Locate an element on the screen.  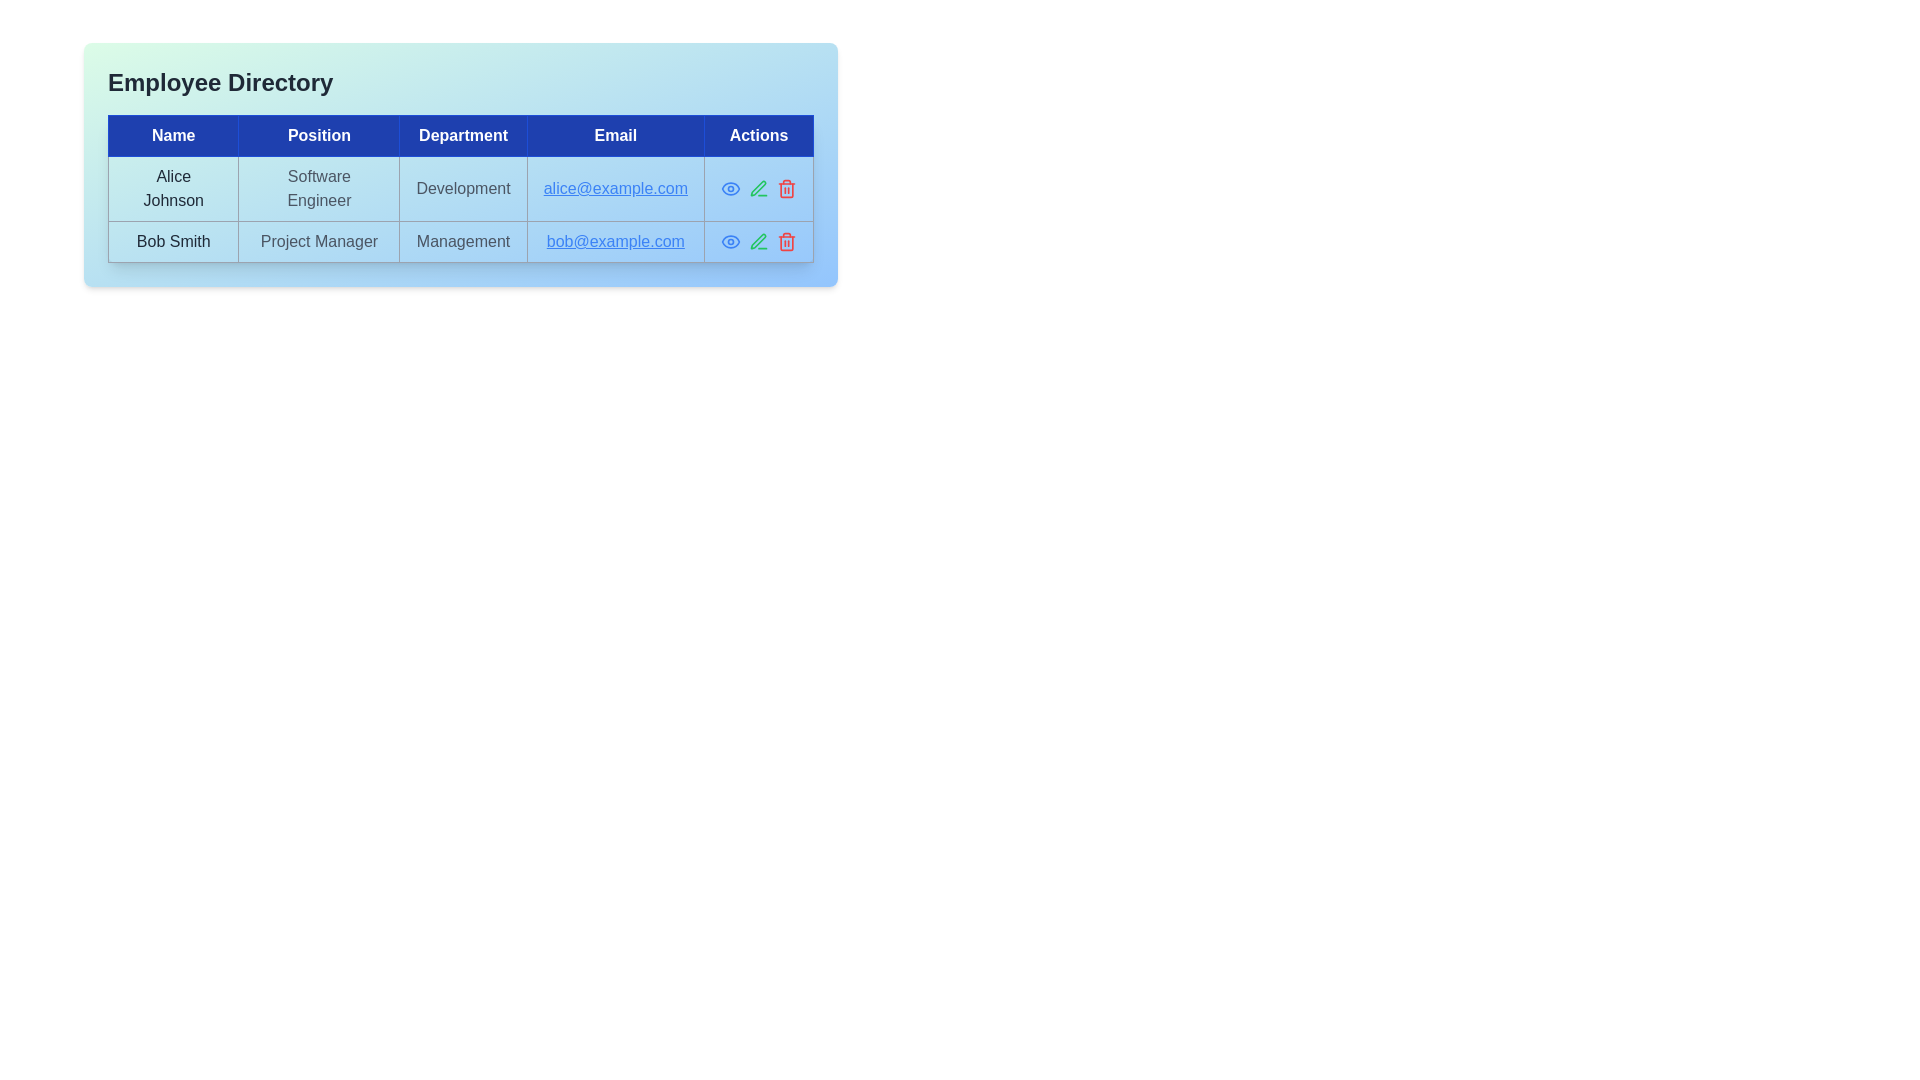
the text label displaying 'Bob Smith' in the employee directory is located at coordinates (173, 241).